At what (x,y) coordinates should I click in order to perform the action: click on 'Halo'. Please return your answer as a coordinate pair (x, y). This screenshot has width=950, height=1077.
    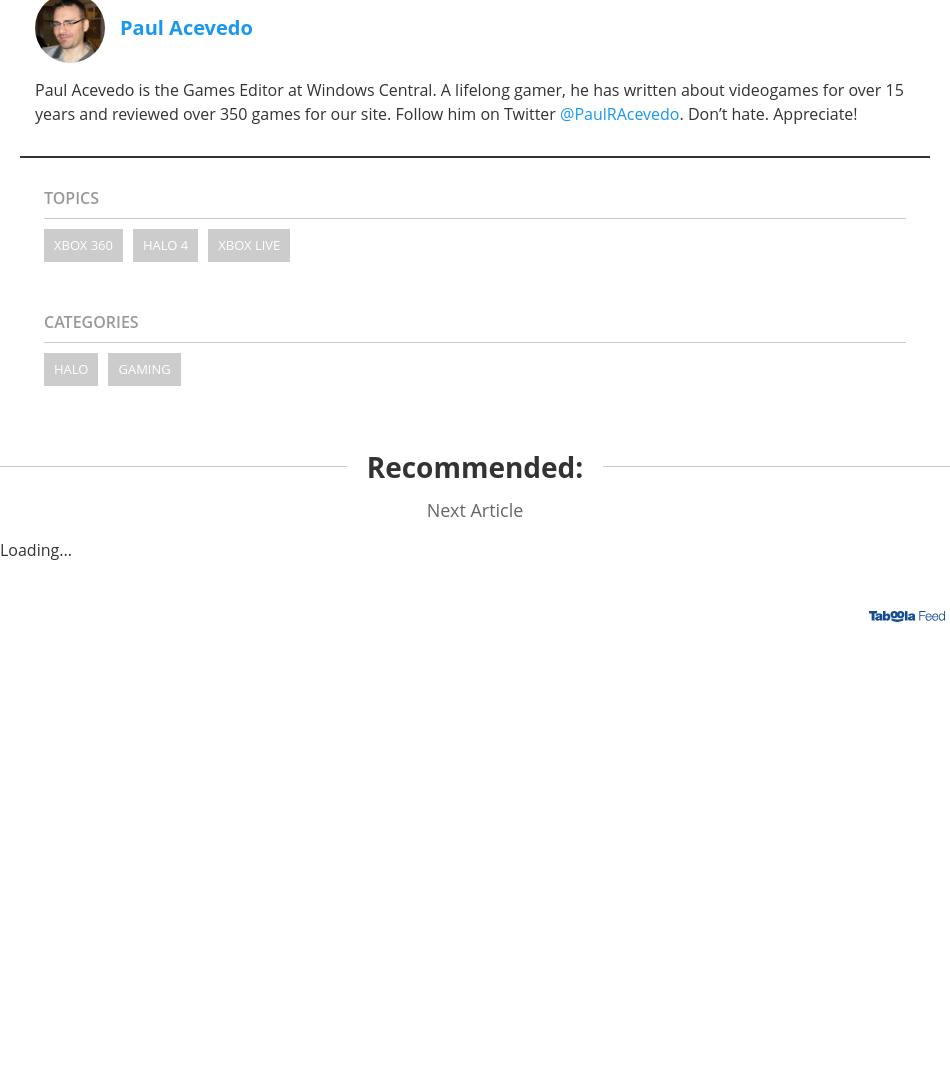
    Looking at the image, I should click on (70, 367).